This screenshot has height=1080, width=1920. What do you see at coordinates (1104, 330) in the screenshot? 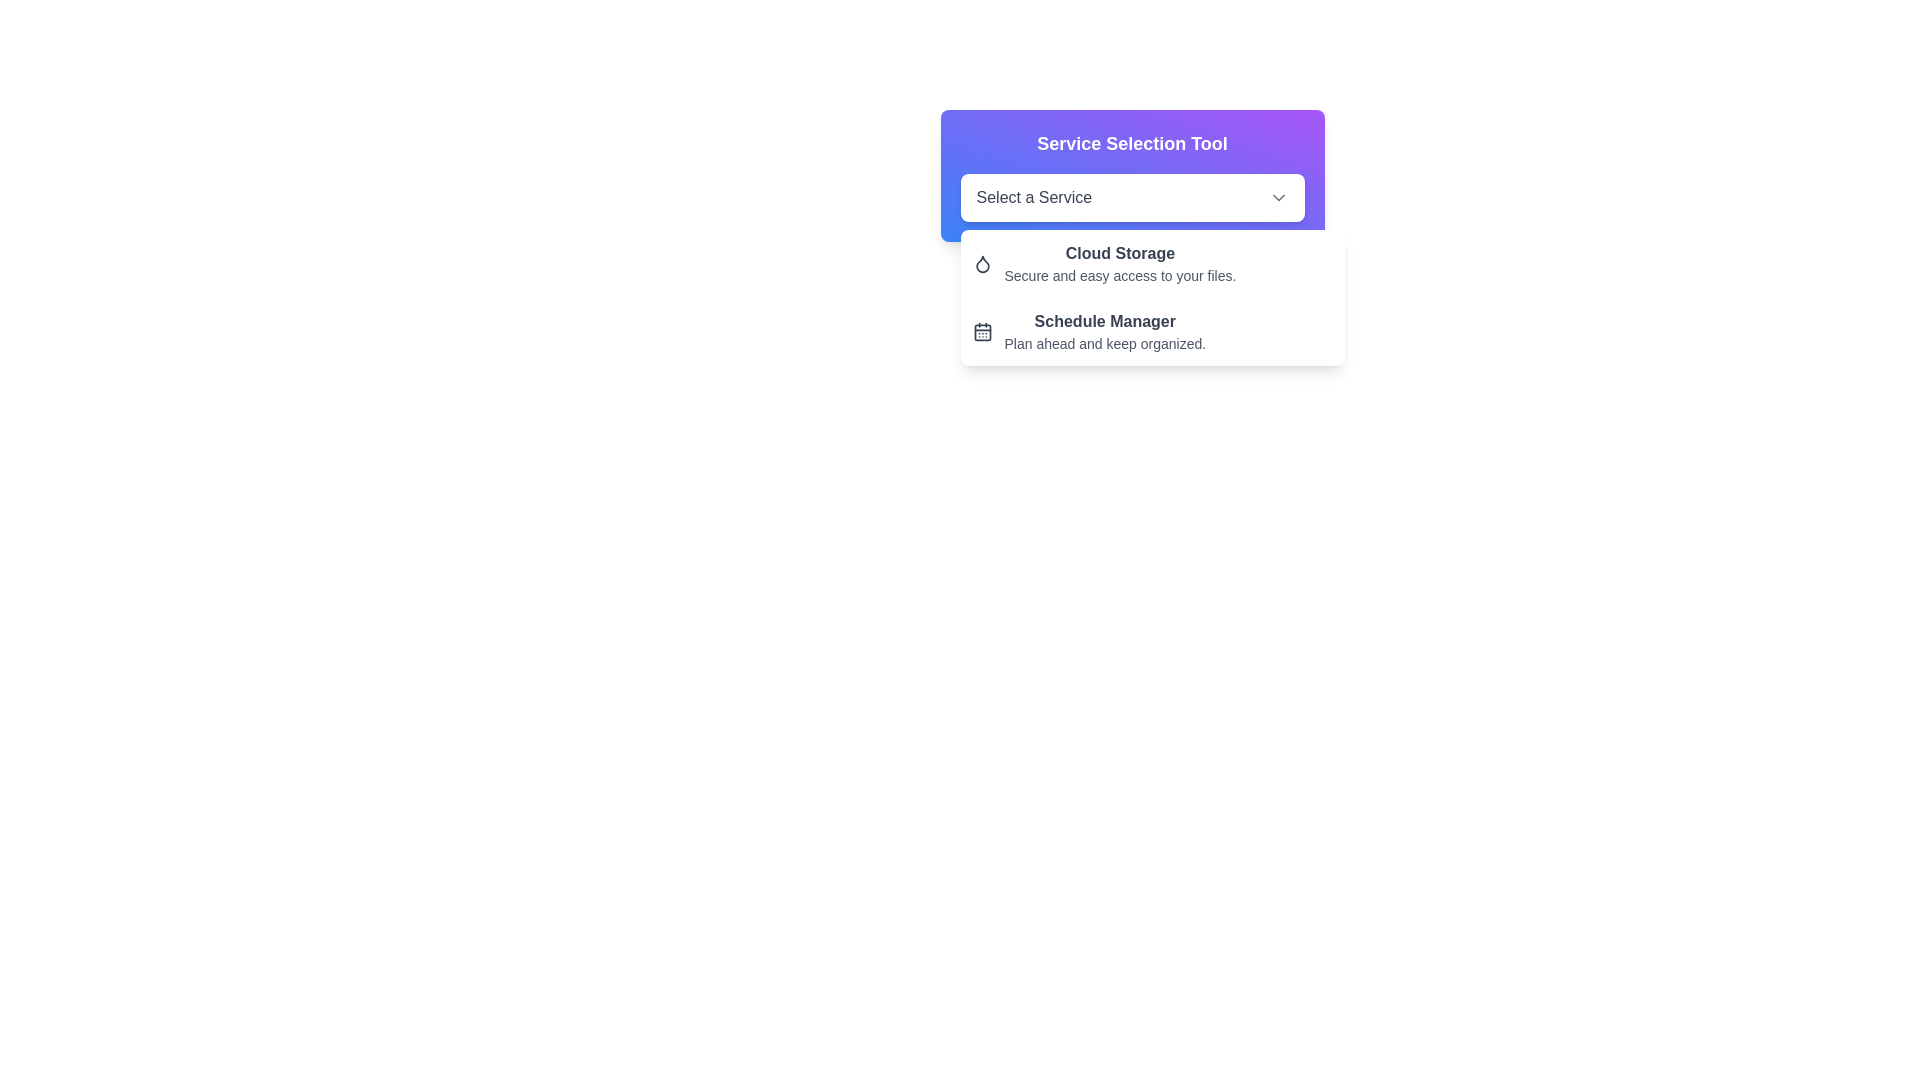
I see `the 'Schedule Manager' text block` at bounding box center [1104, 330].